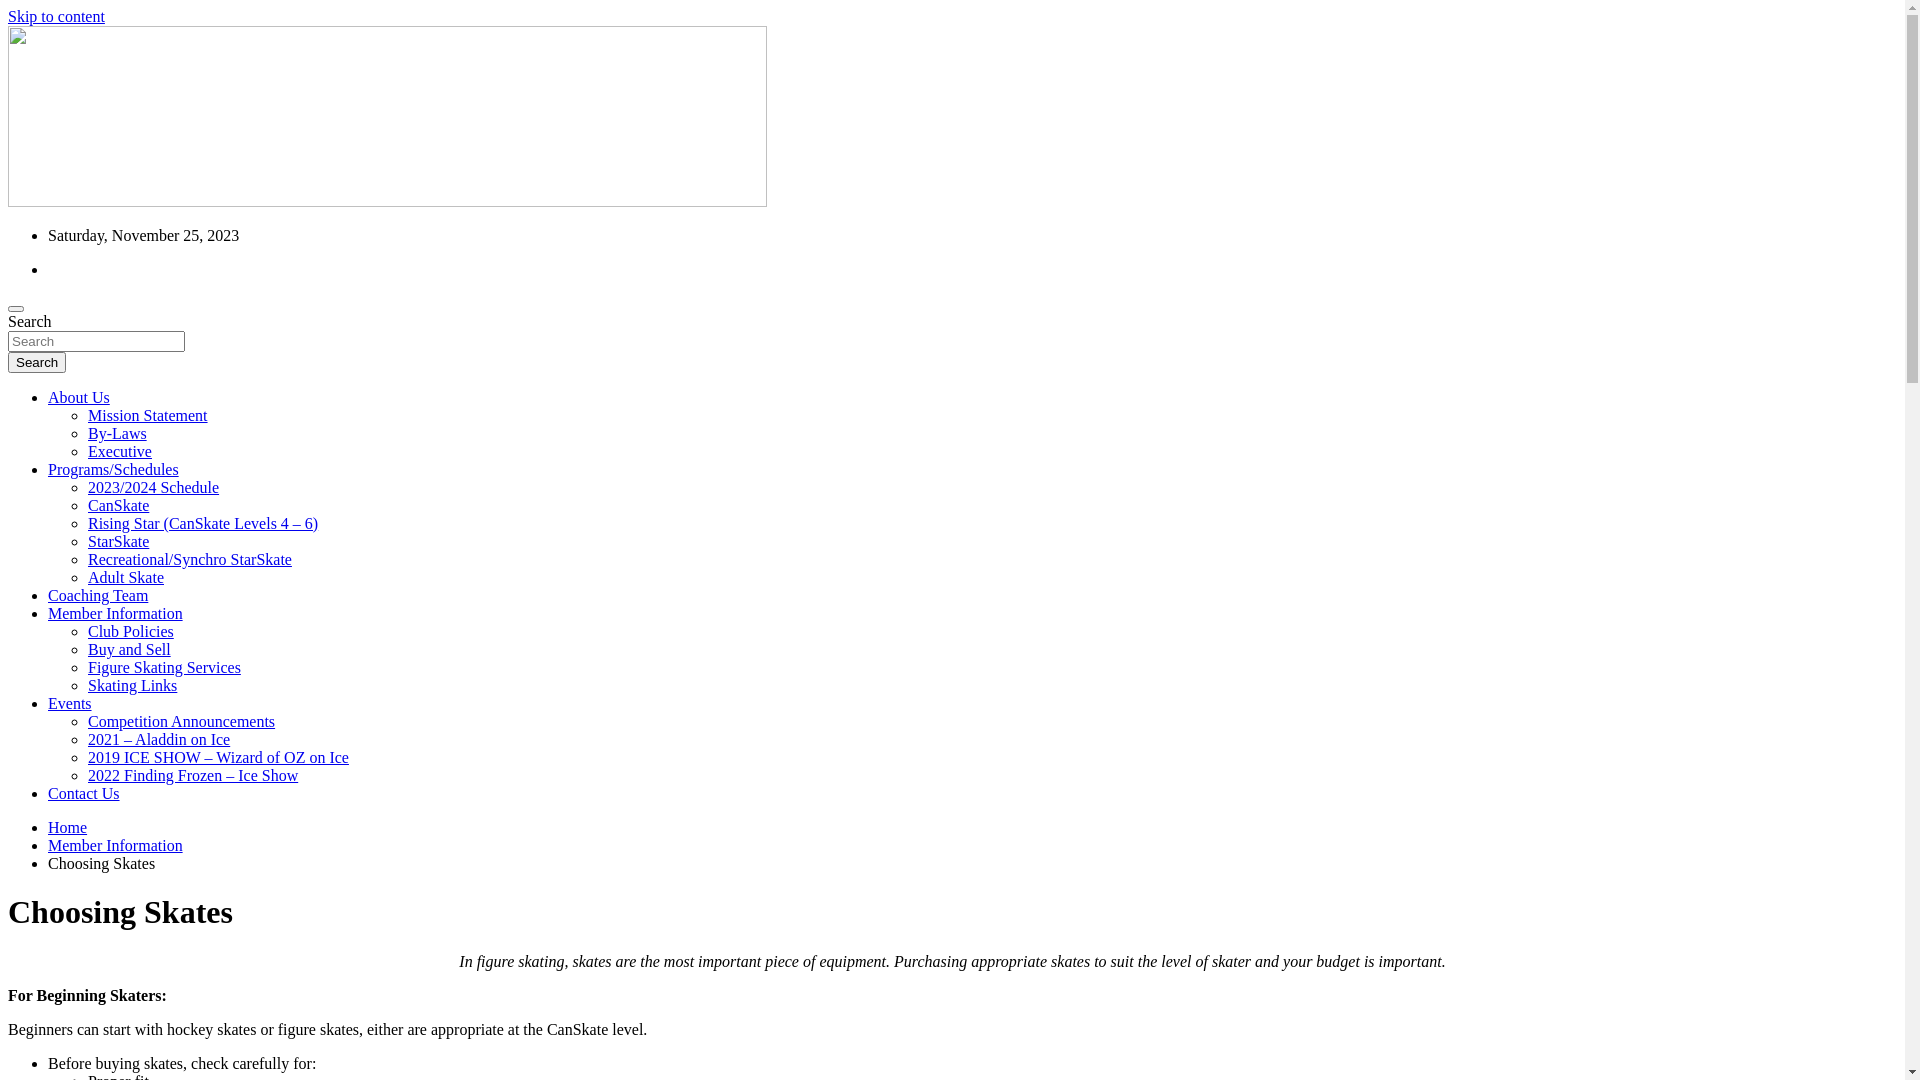 This screenshot has width=1920, height=1080. Describe the element at coordinates (48, 612) in the screenshot. I see `'Member Information'` at that location.